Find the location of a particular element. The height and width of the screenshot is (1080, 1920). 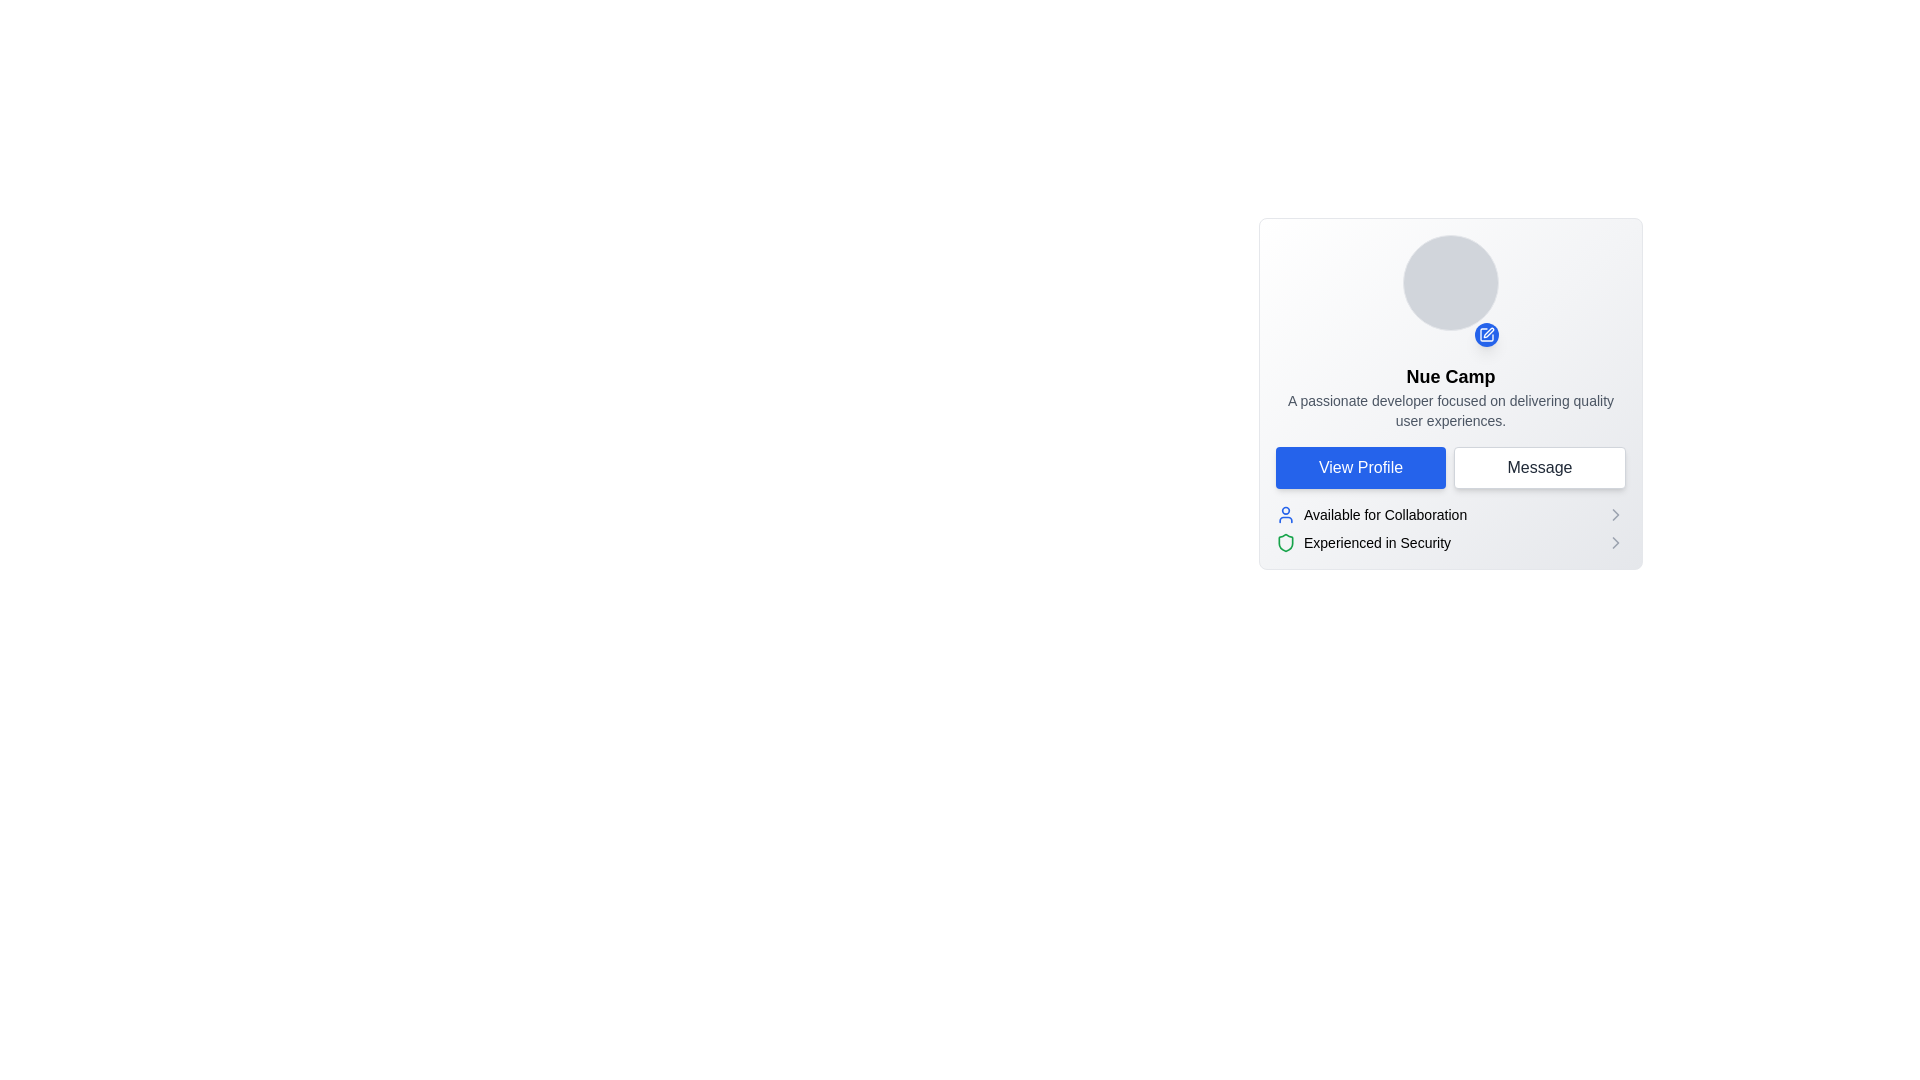

the static text label displaying the profile name located directly beneath the circular profile image in the upper section of the card is located at coordinates (1450, 377).